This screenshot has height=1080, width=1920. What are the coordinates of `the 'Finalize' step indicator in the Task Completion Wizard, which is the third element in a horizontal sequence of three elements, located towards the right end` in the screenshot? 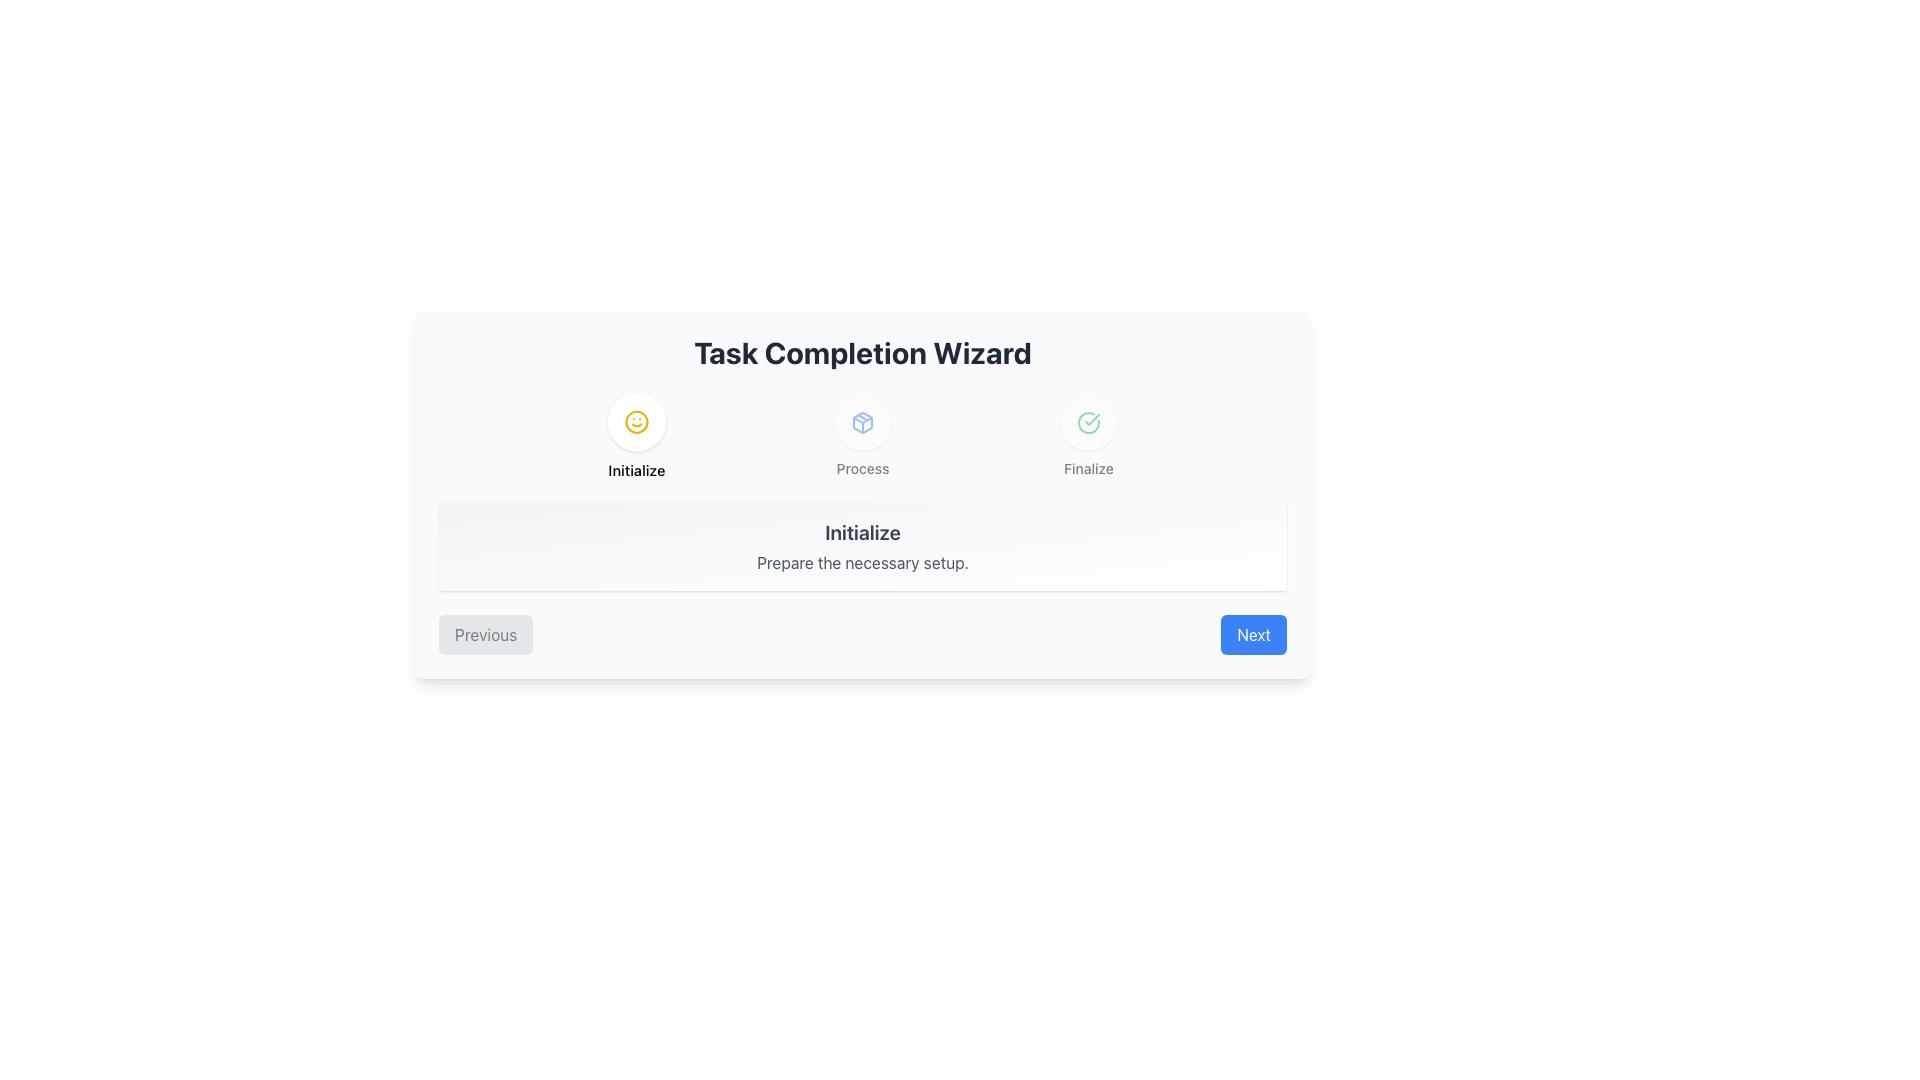 It's located at (1088, 435).